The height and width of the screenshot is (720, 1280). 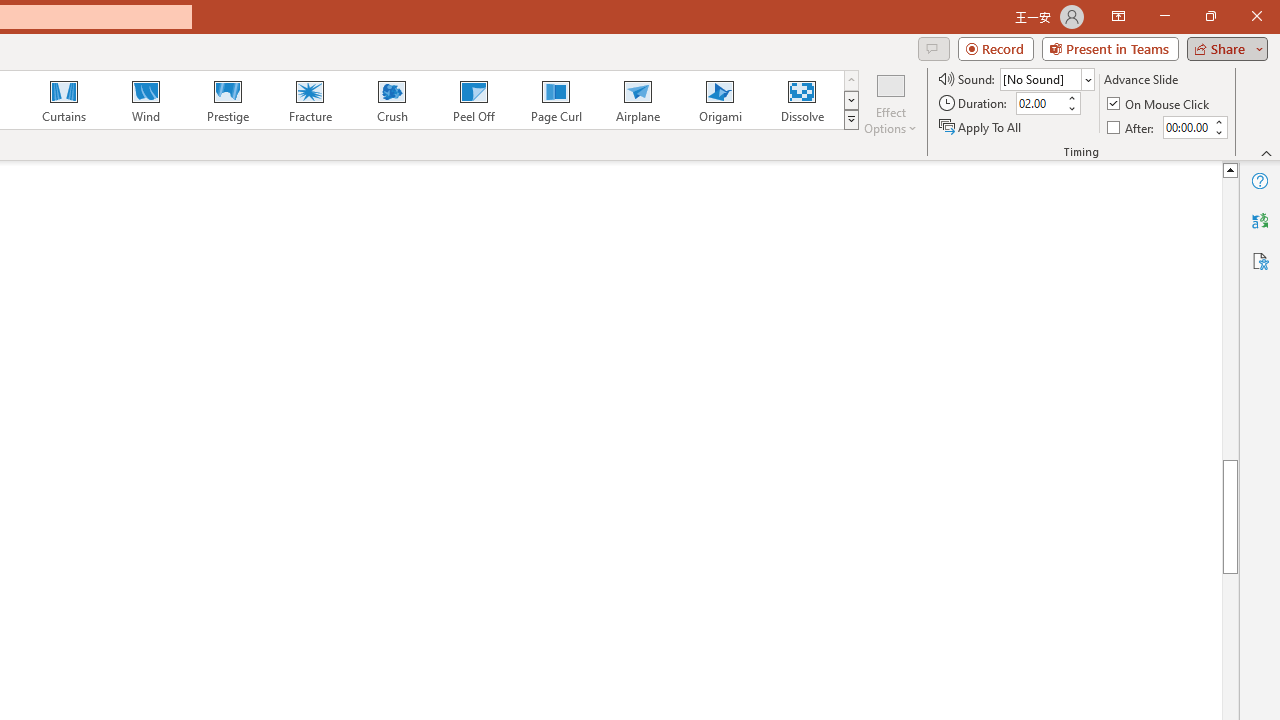 What do you see at coordinates (1132, 127) in the screenshot?
I see `'After'` at bounding box center [1132, 127].